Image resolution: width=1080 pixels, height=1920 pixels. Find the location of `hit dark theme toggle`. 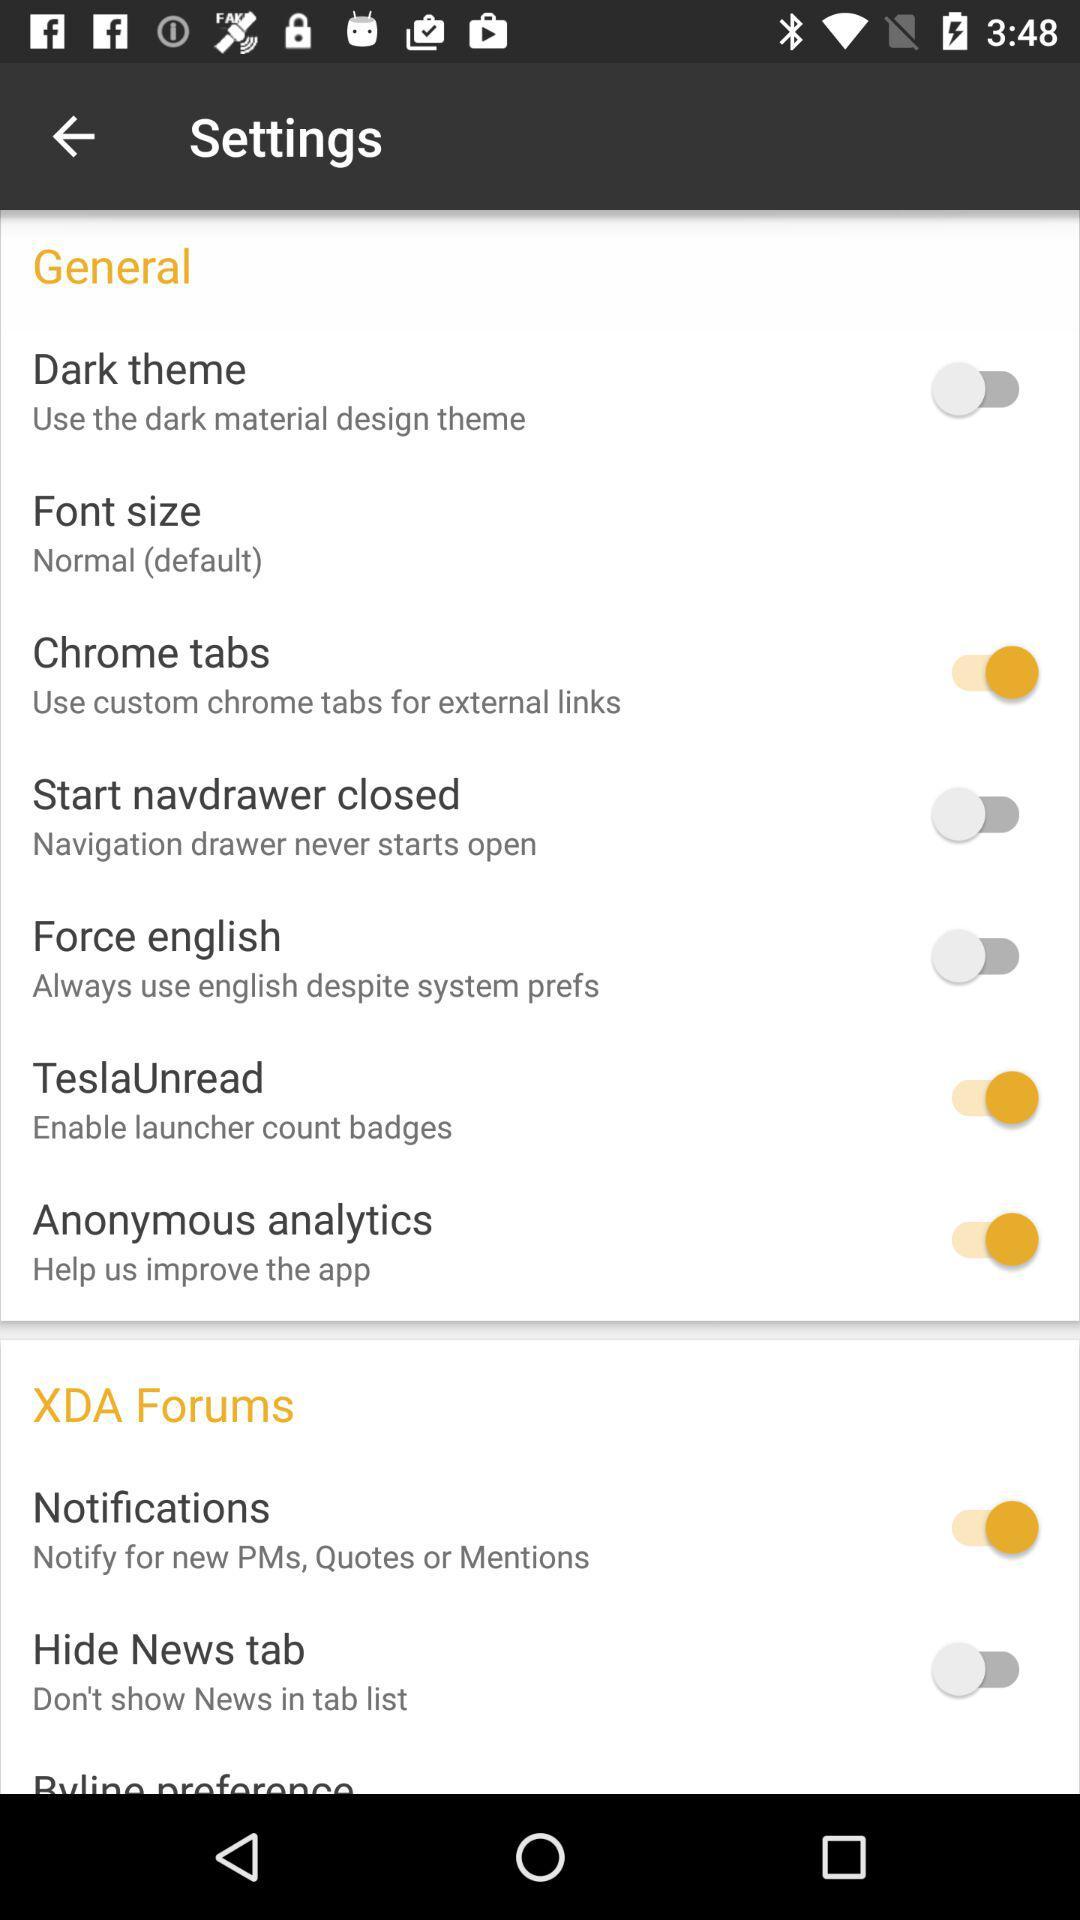

hit dark theme toggle is located at coordinates (984, 388).